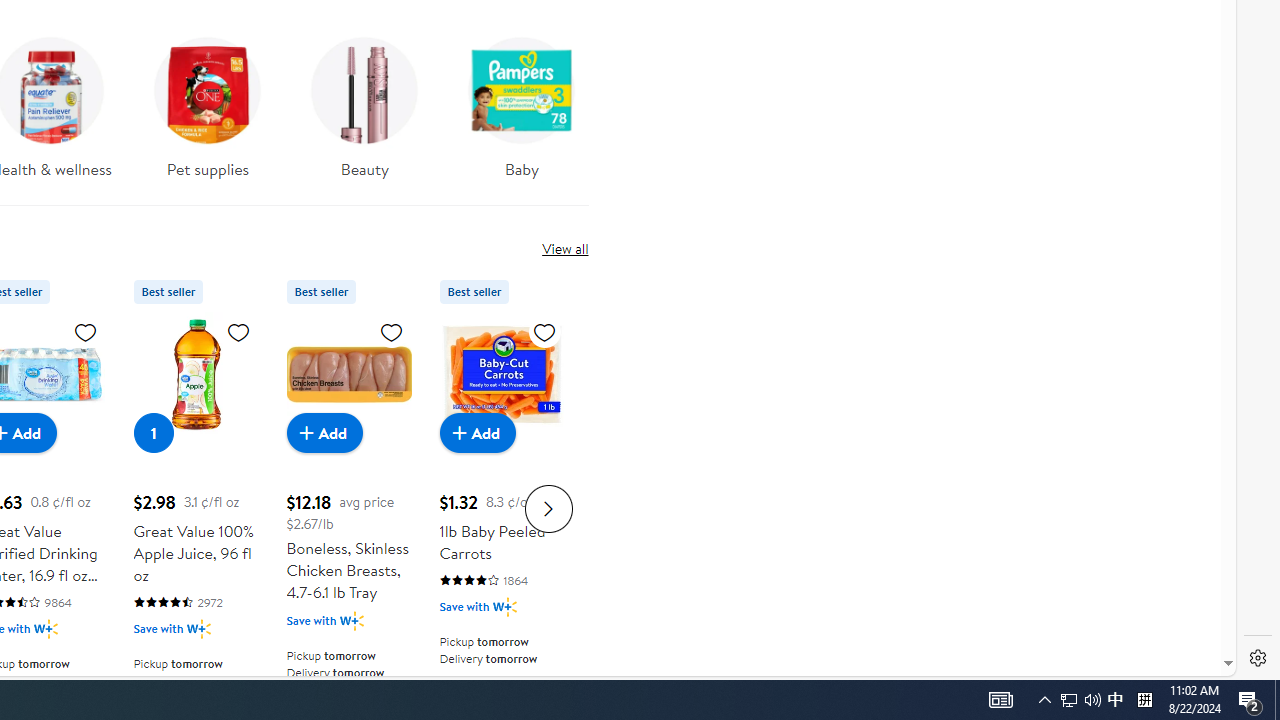  I want to click on 'Beauty', so click(365, 101).